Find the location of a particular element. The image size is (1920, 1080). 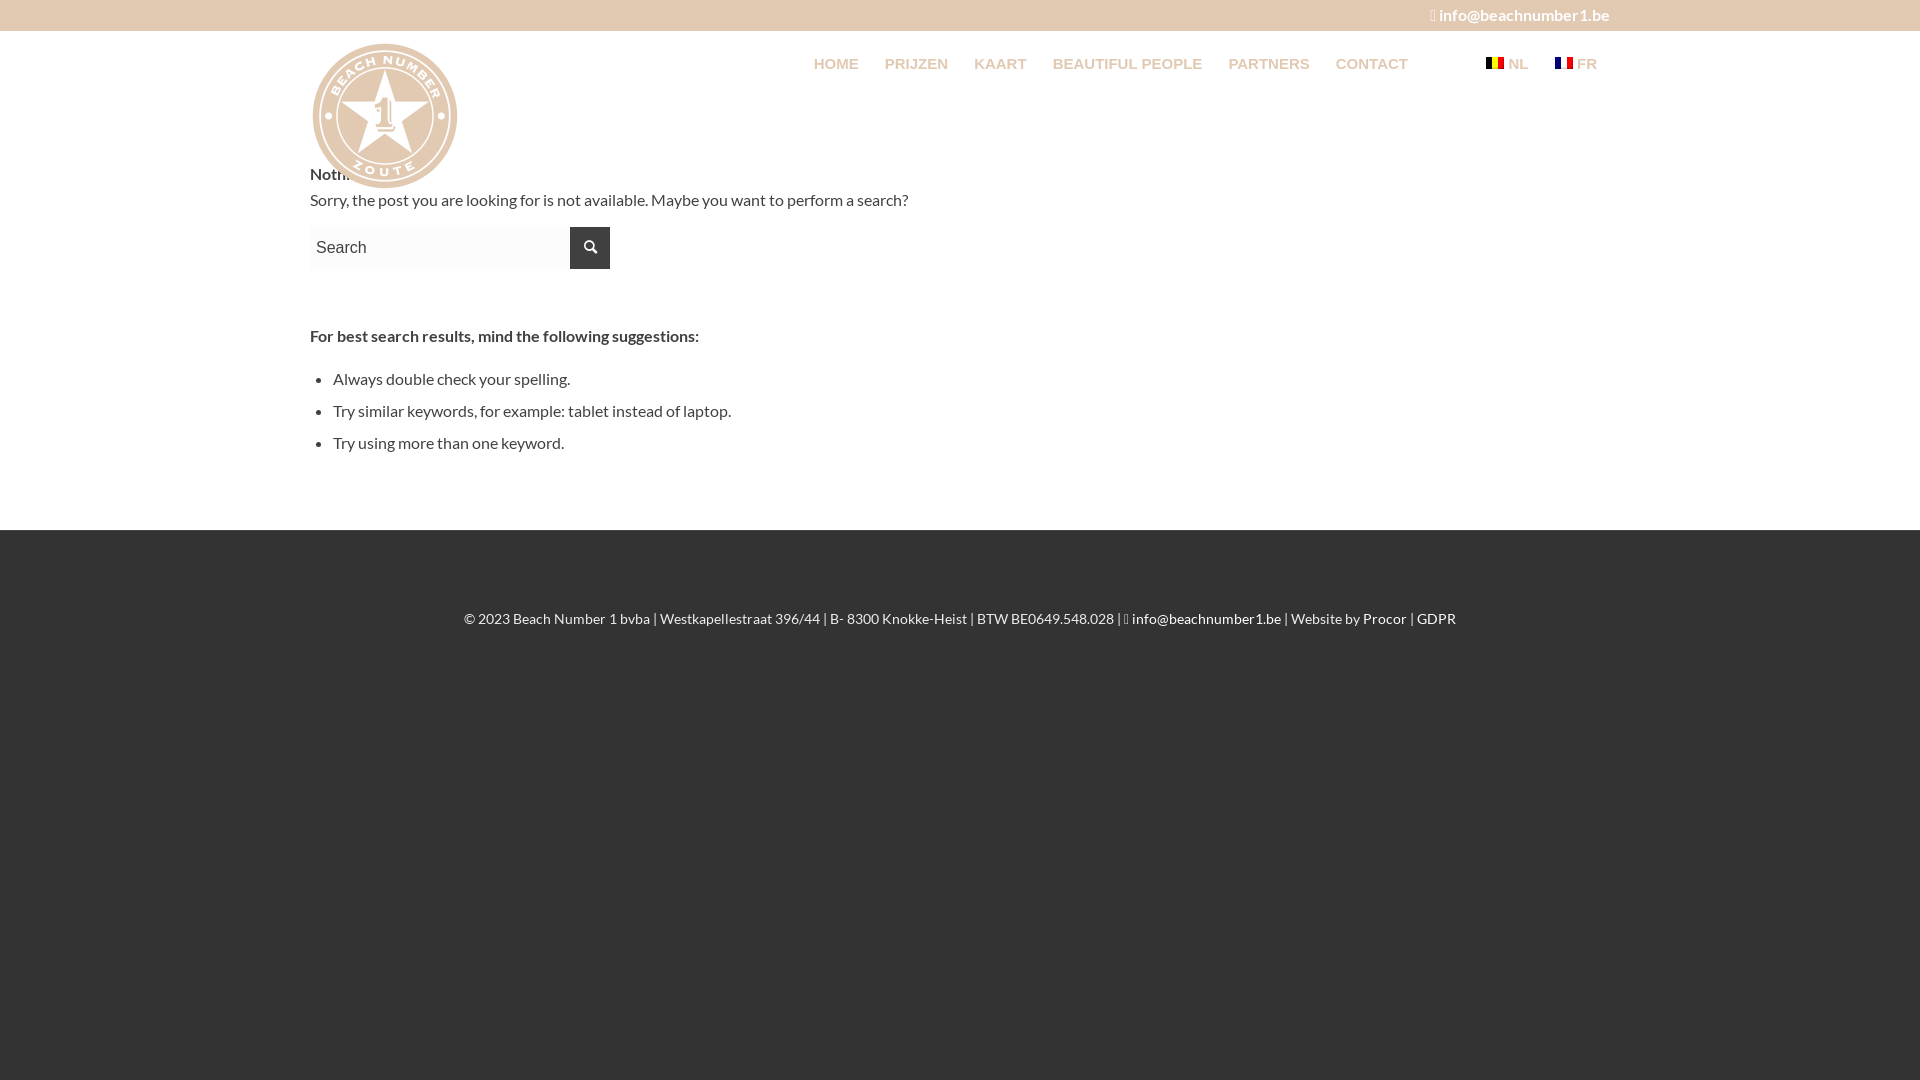

'BEAUTIFUL PEOPLE' is located at coordinates (1128, 62).